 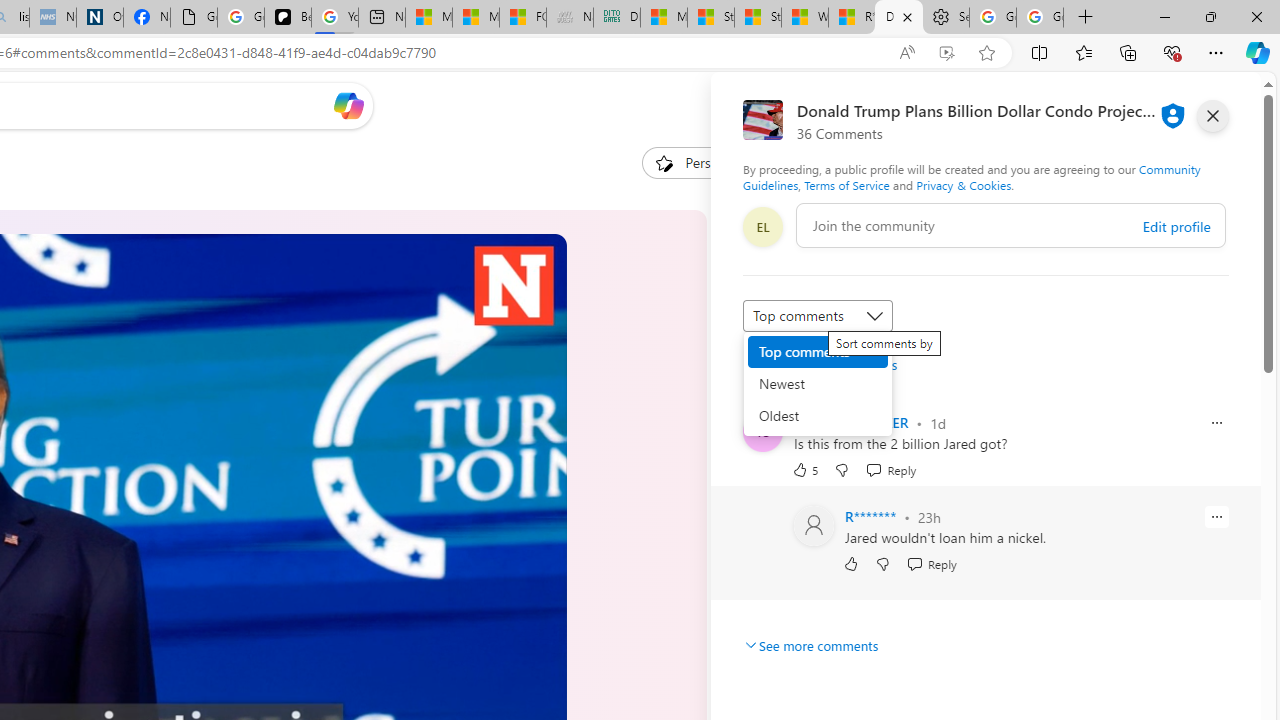 I want to click on 'Stocks - MSN', so click(x=756, y=17).